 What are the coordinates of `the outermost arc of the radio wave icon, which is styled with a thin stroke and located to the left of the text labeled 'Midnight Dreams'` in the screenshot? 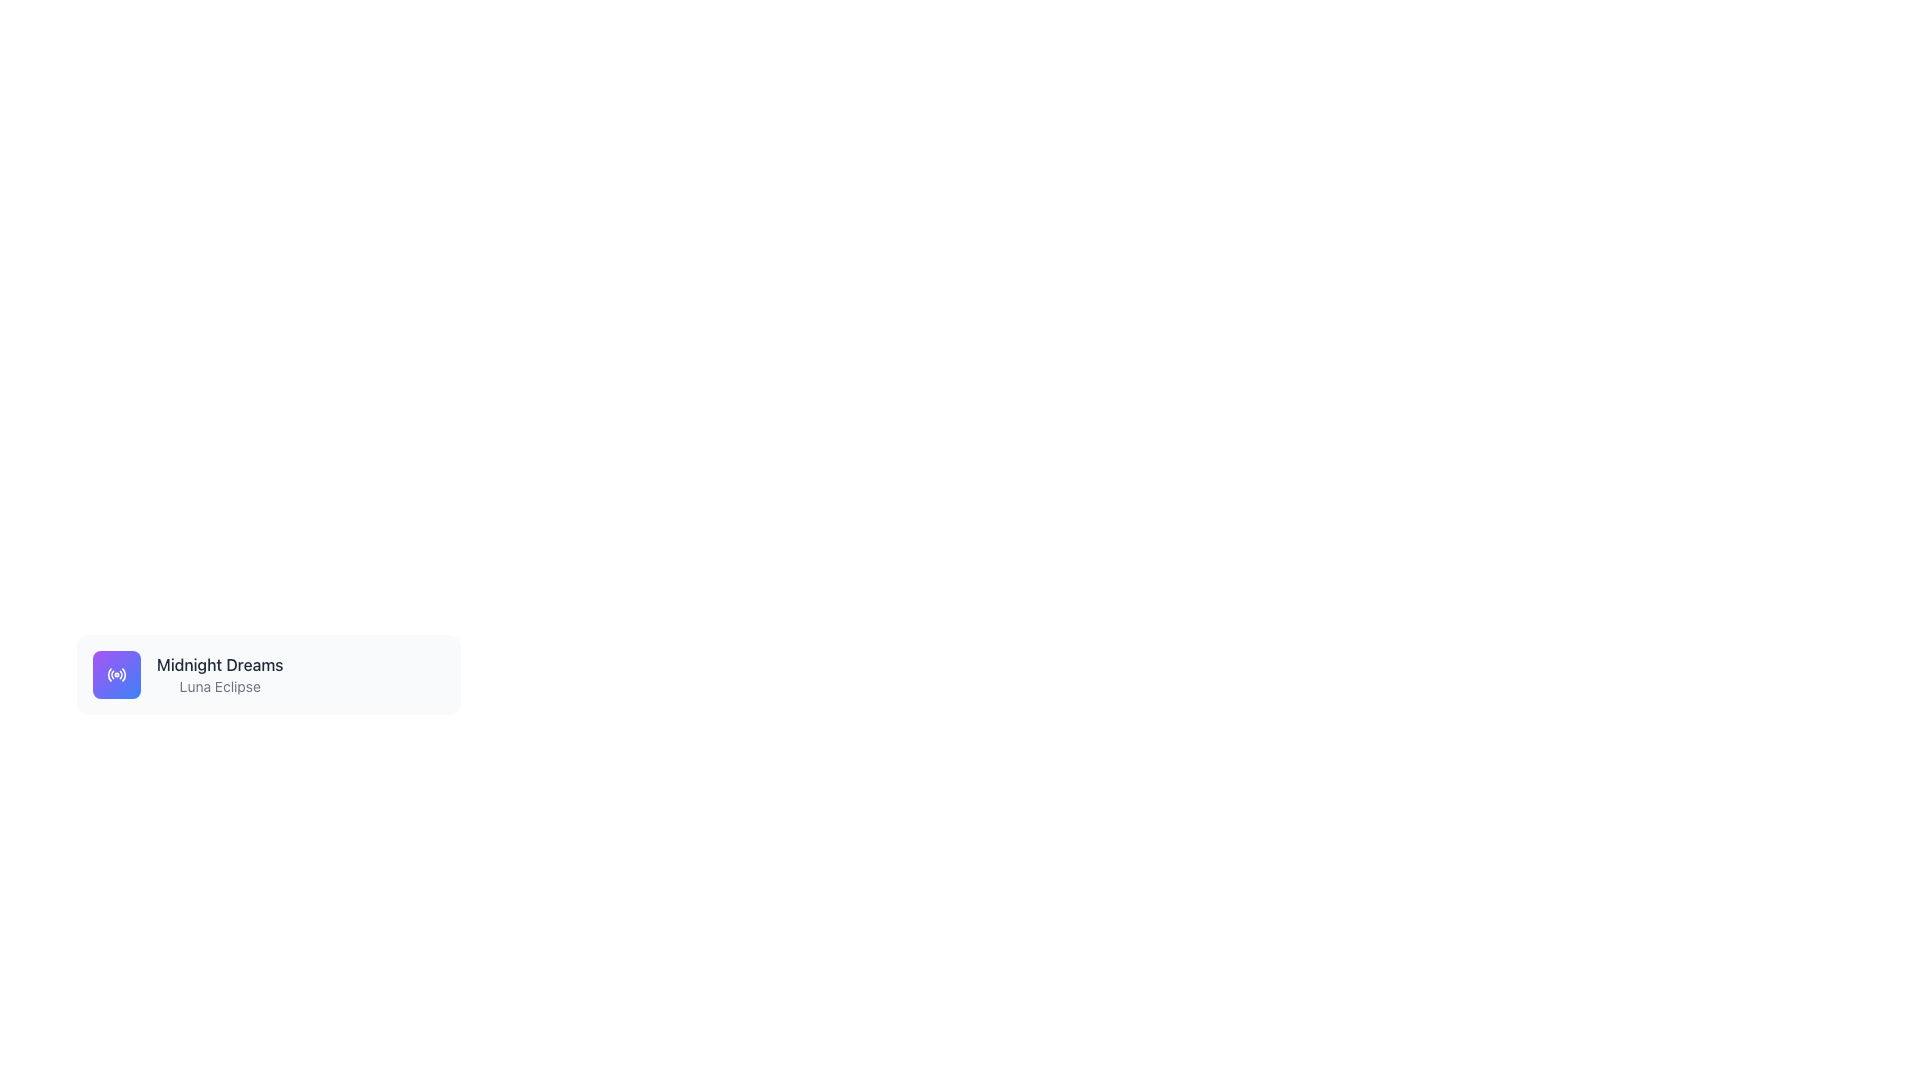 It's located at (123, 675).